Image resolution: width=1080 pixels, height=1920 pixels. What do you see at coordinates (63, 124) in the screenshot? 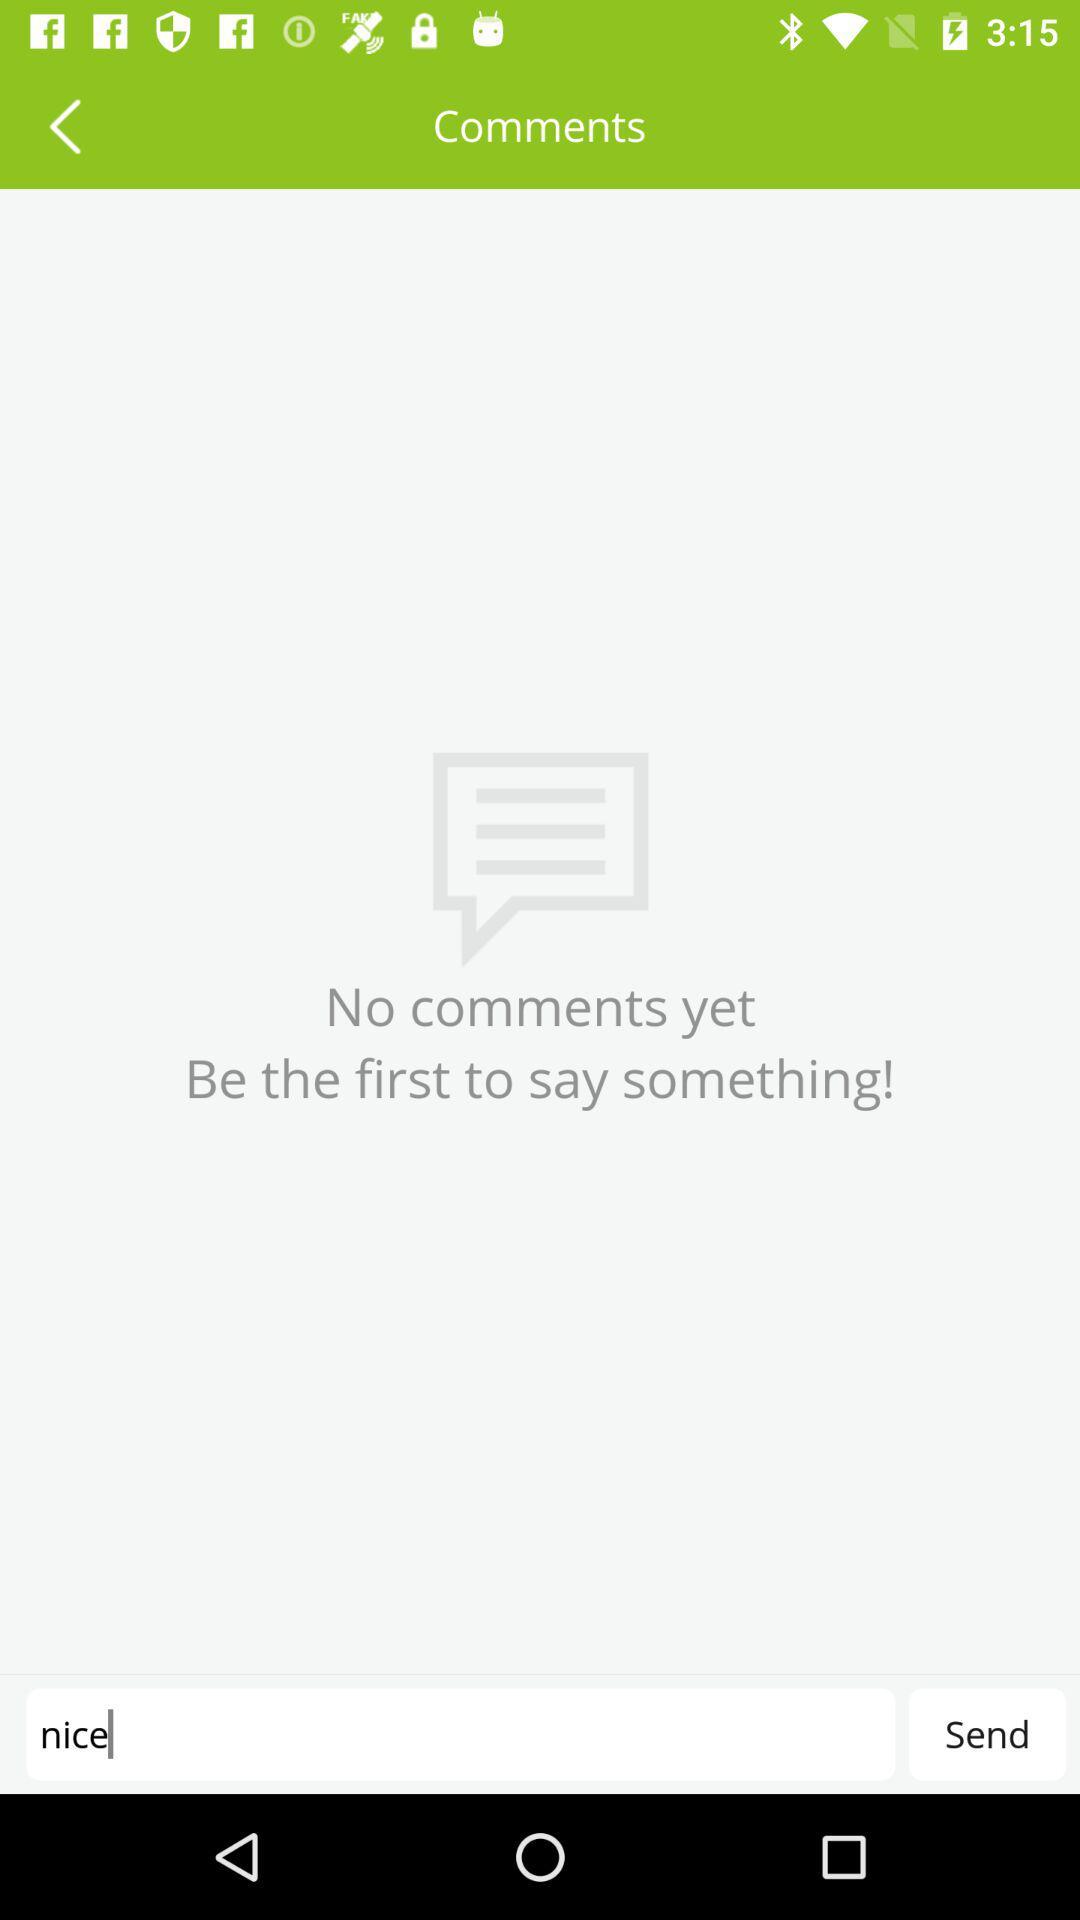
I see `go back` at bounding box center [63, 124].